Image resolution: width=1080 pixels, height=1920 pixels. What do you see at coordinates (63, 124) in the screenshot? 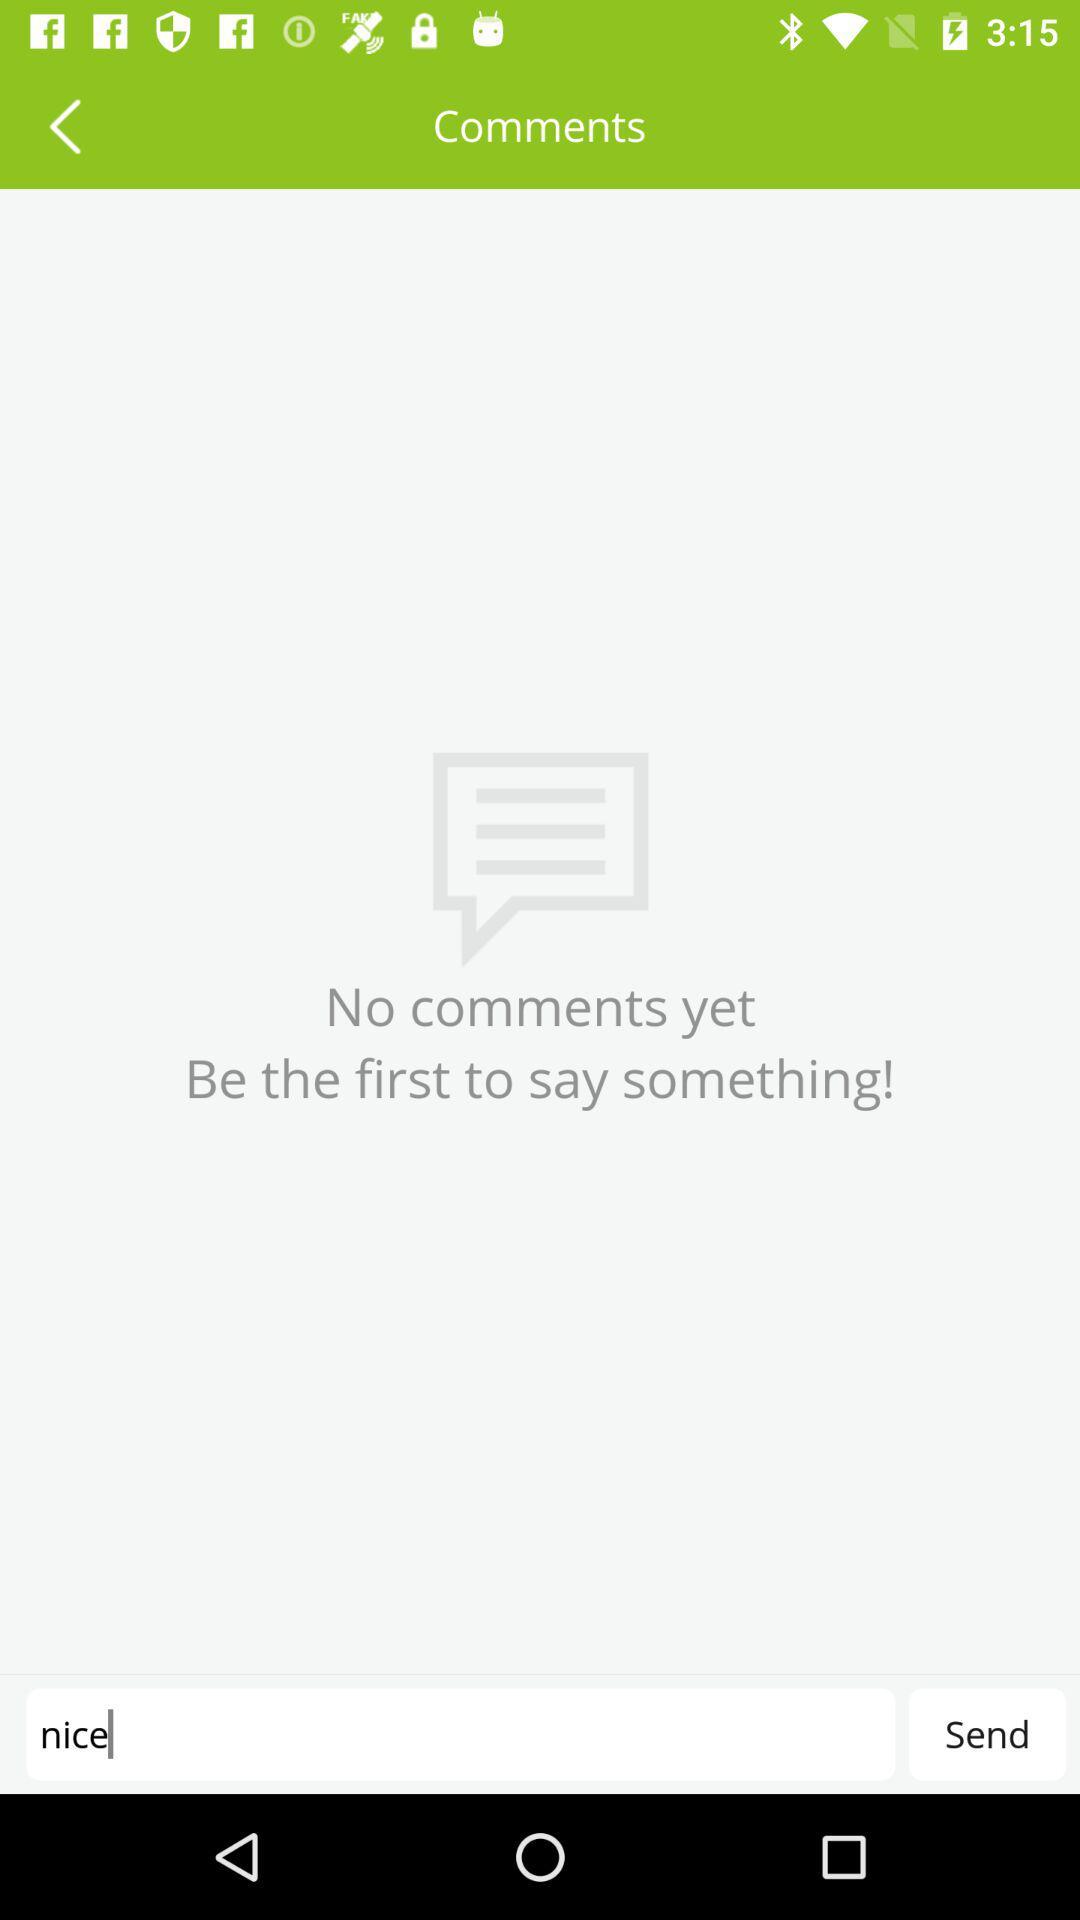
I see `go back` at bounding box center [63, 124].